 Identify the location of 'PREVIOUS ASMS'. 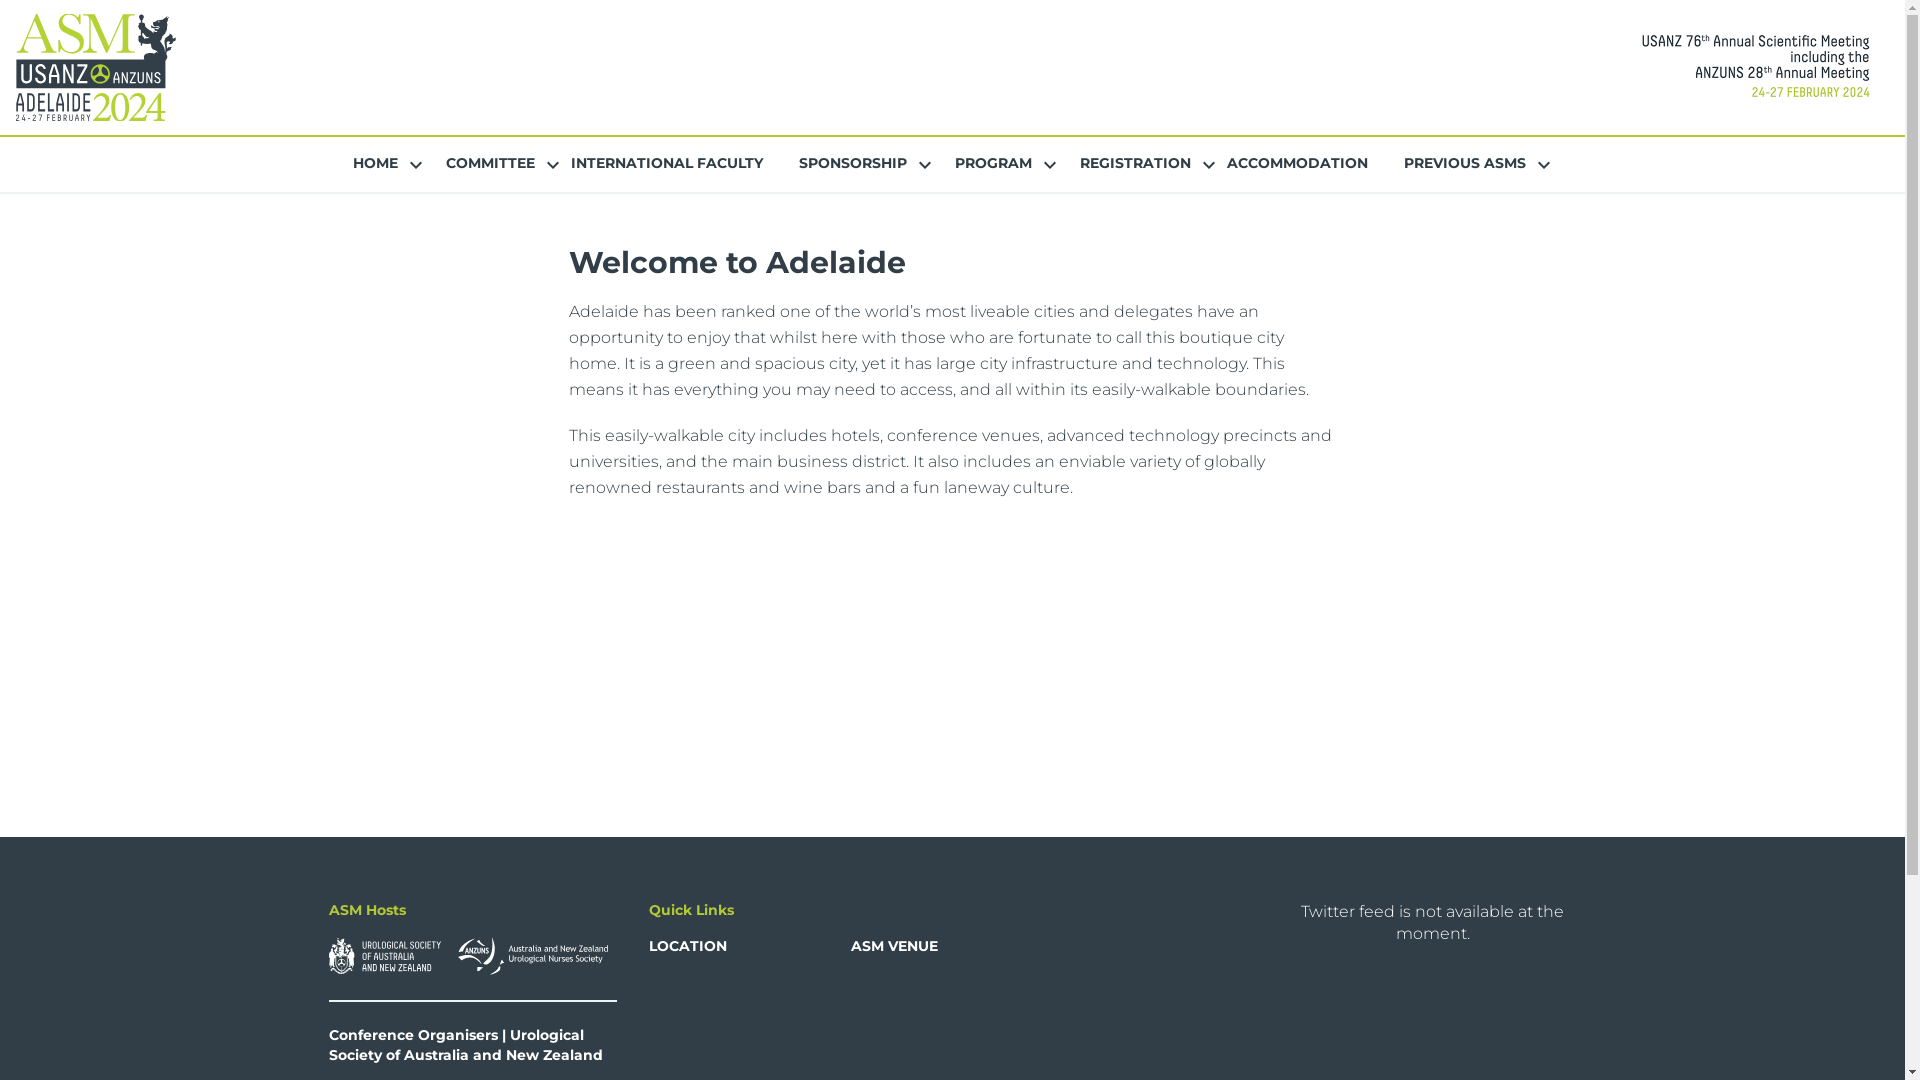
(1464, 163).